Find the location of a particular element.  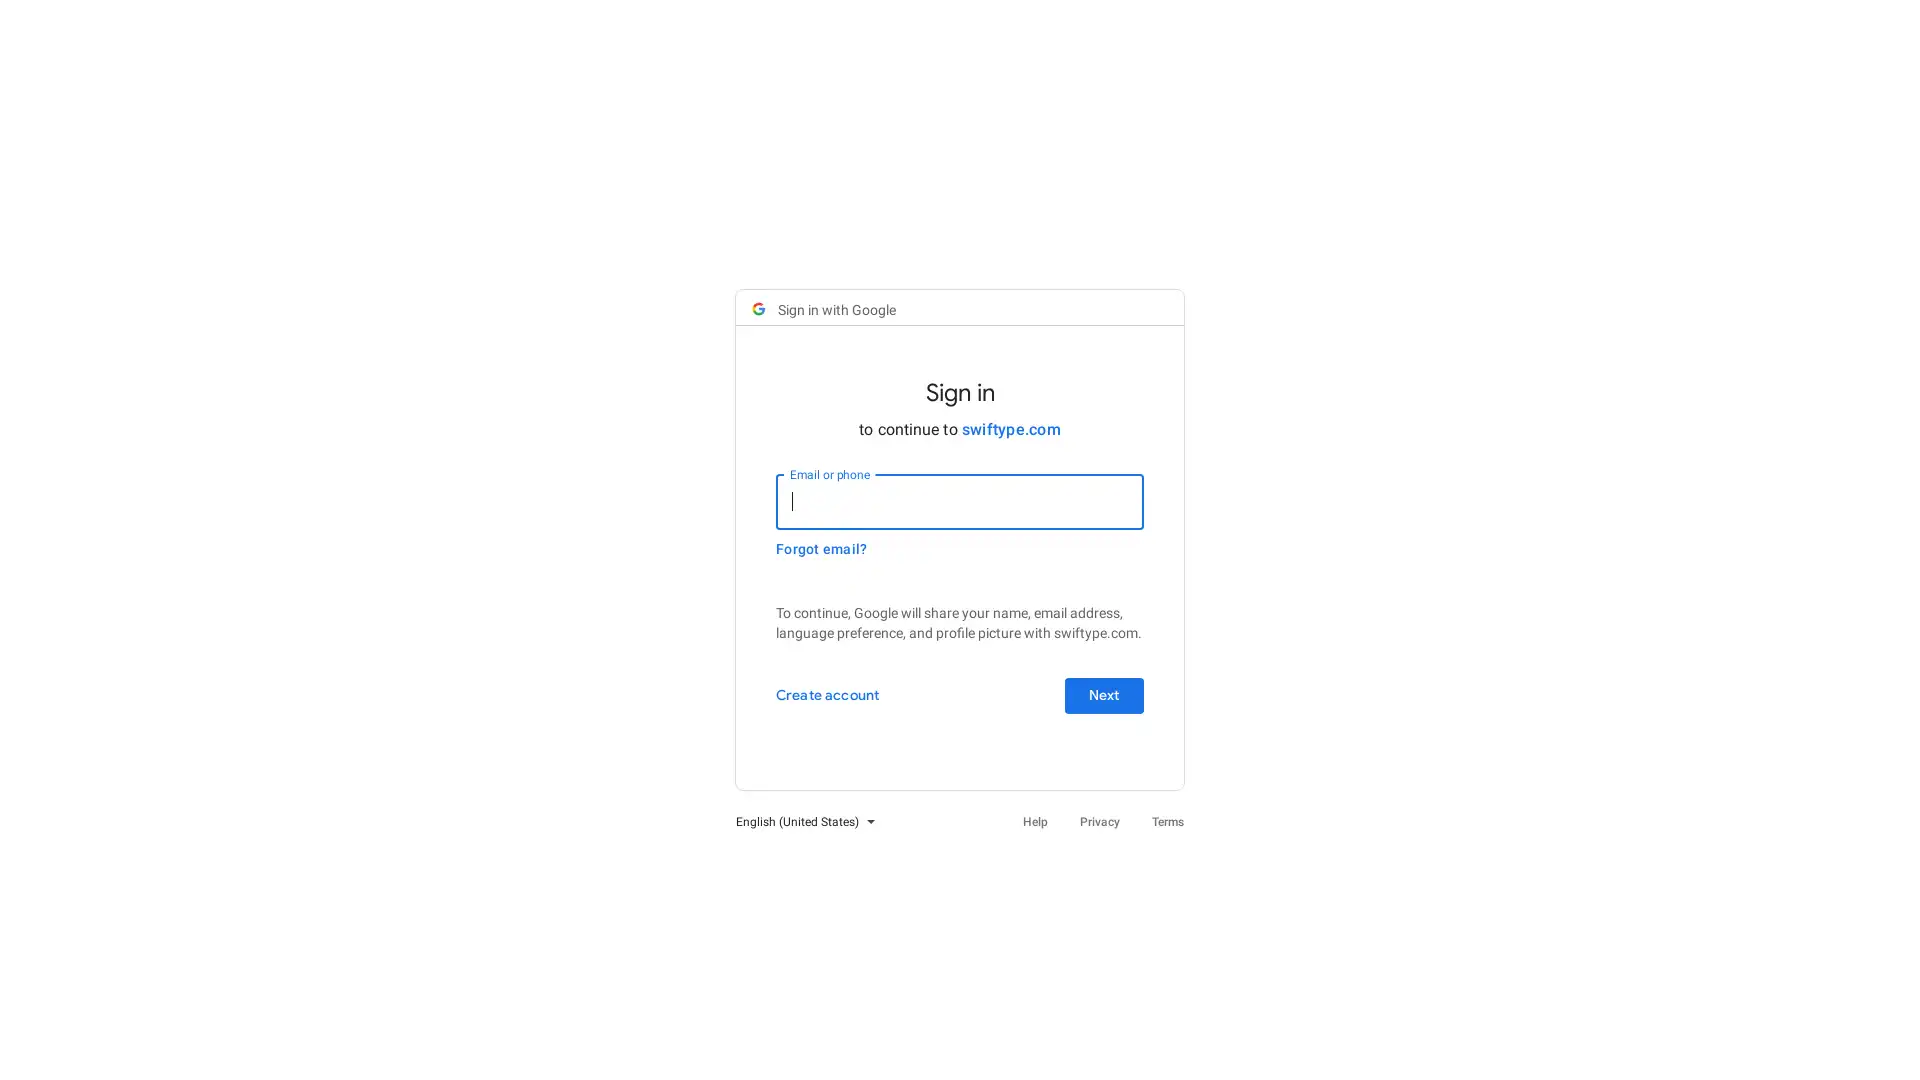

Create account is located at coordinates (827, 693).